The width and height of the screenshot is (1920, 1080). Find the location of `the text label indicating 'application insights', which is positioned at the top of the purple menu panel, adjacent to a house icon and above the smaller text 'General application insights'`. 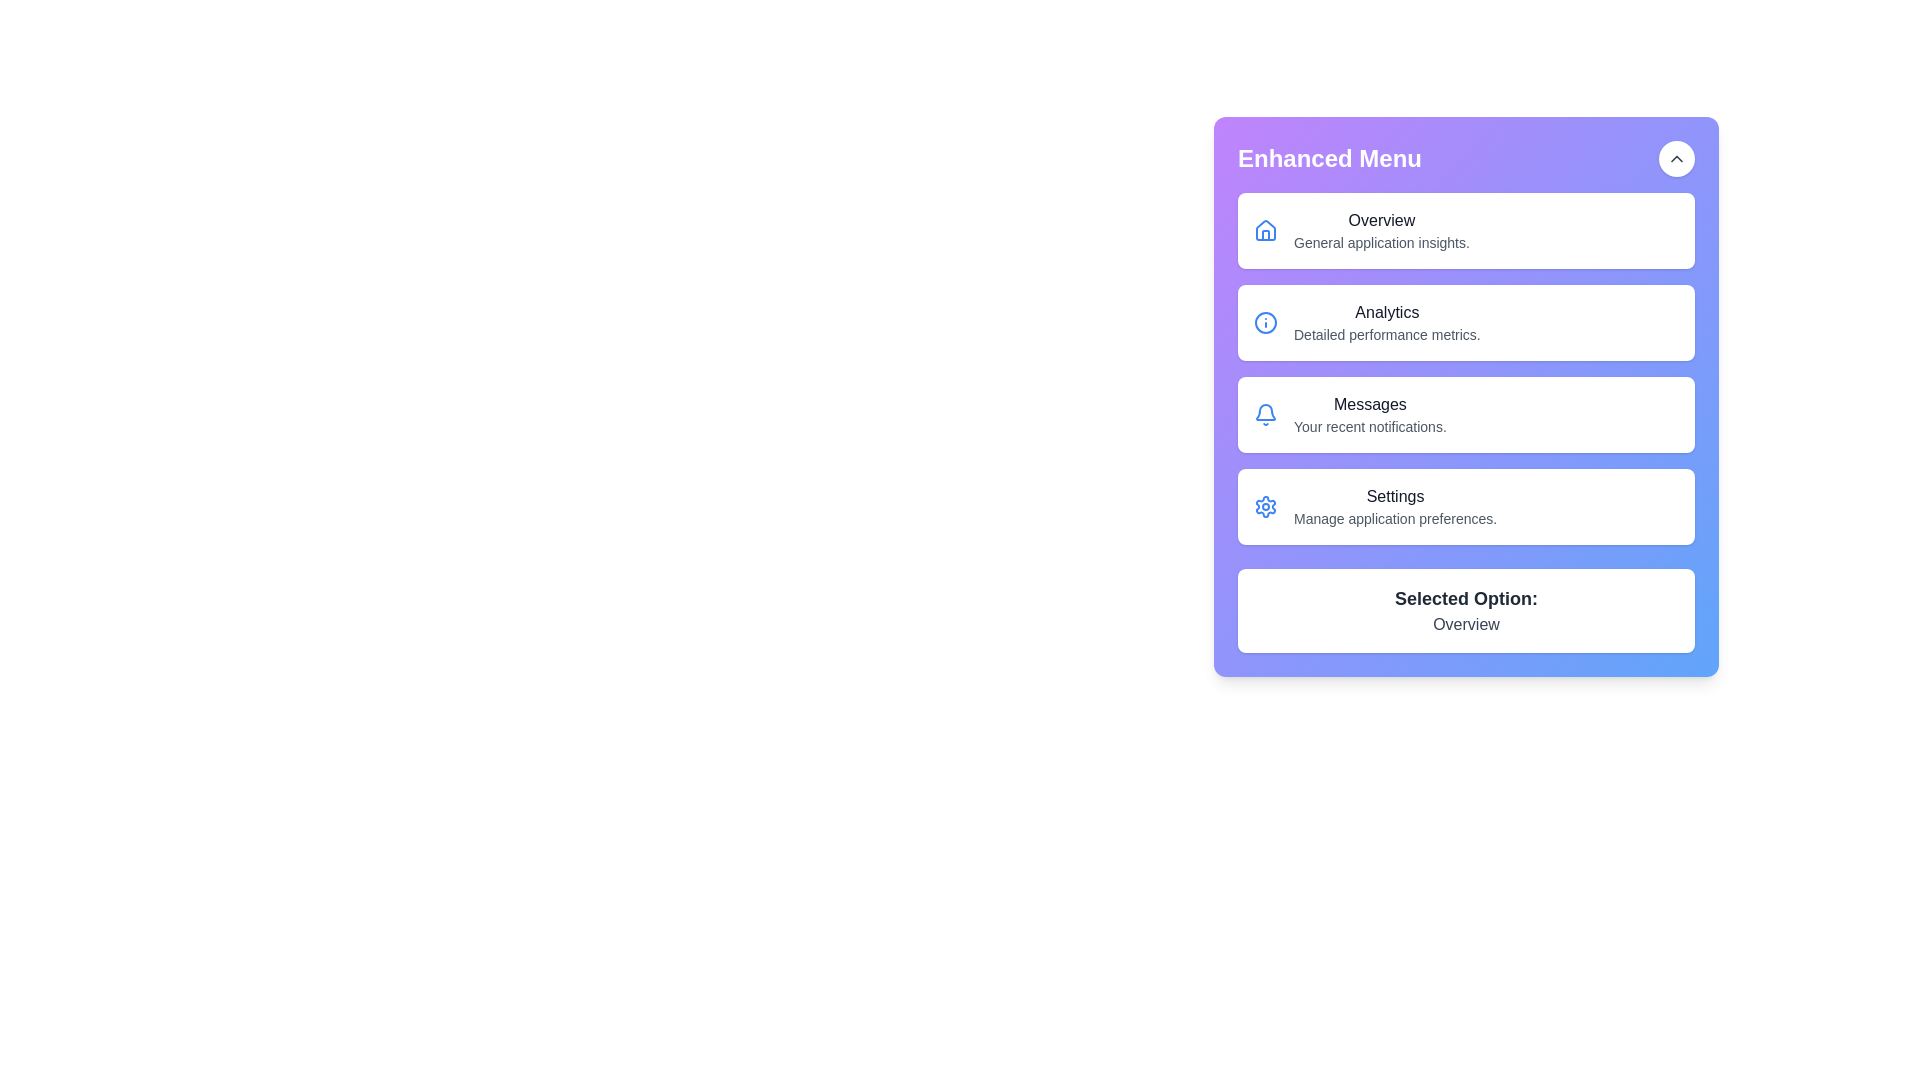

the text label indicating 'application insights', which is positioned at the top of the purple menu panel, adjacent to a house icon and above the smaller text 'General application insights' is located at coordinates (1381, 220).